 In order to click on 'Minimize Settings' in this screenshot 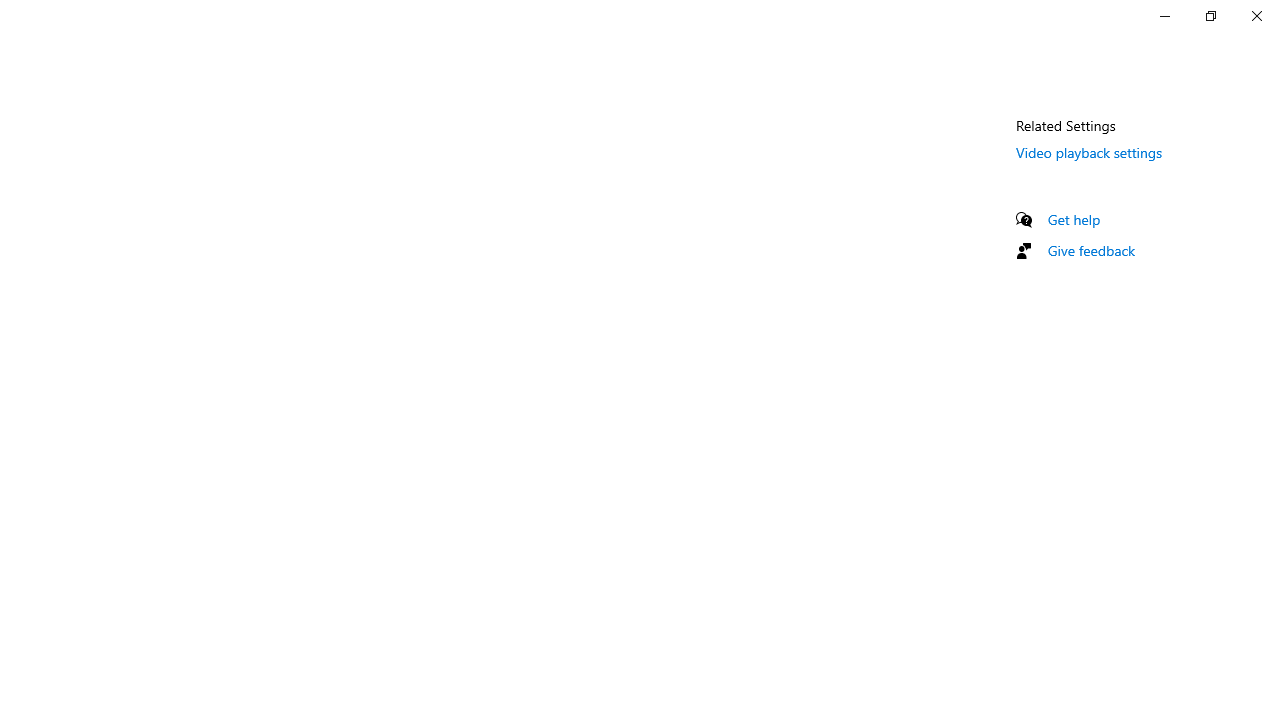, I will do `click(1164, 15)`.